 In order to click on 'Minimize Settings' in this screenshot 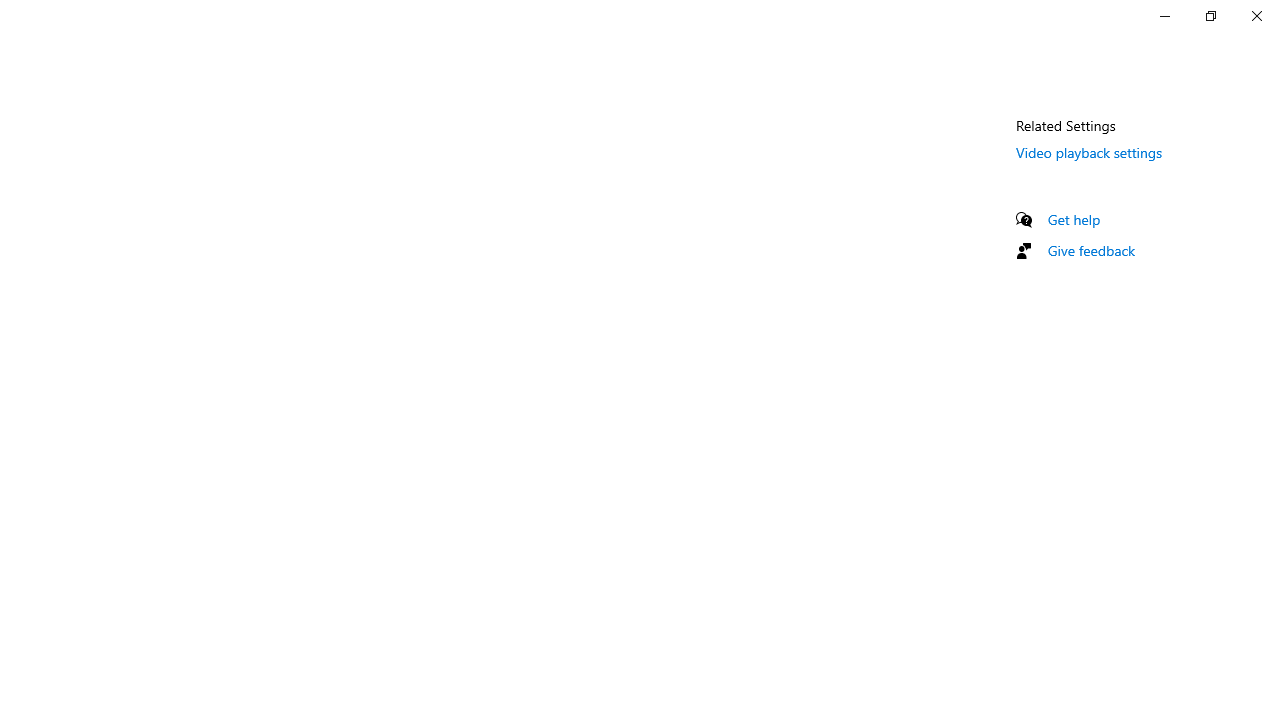, I will do `click(1164, 15)`.